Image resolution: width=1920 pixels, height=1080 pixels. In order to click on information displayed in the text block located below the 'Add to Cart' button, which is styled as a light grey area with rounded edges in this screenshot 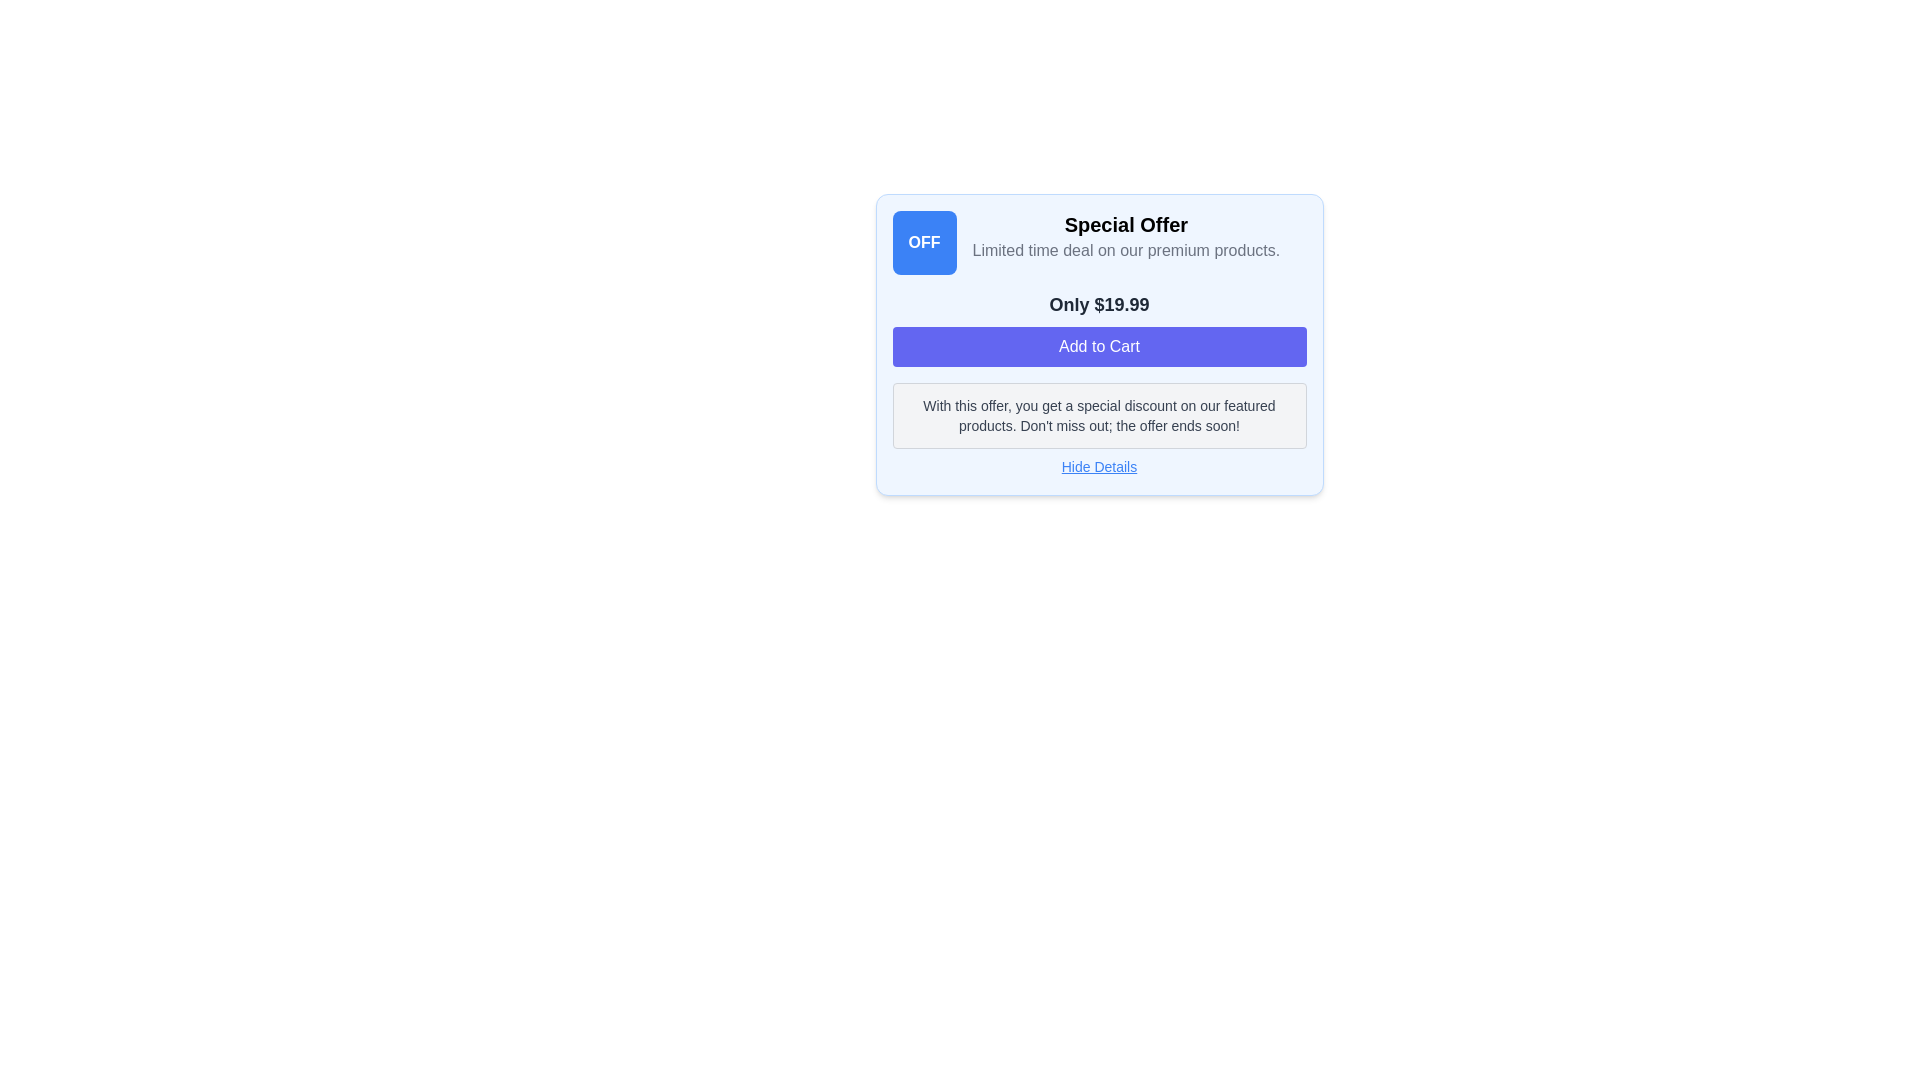, I will do `click(1098, 415)`.